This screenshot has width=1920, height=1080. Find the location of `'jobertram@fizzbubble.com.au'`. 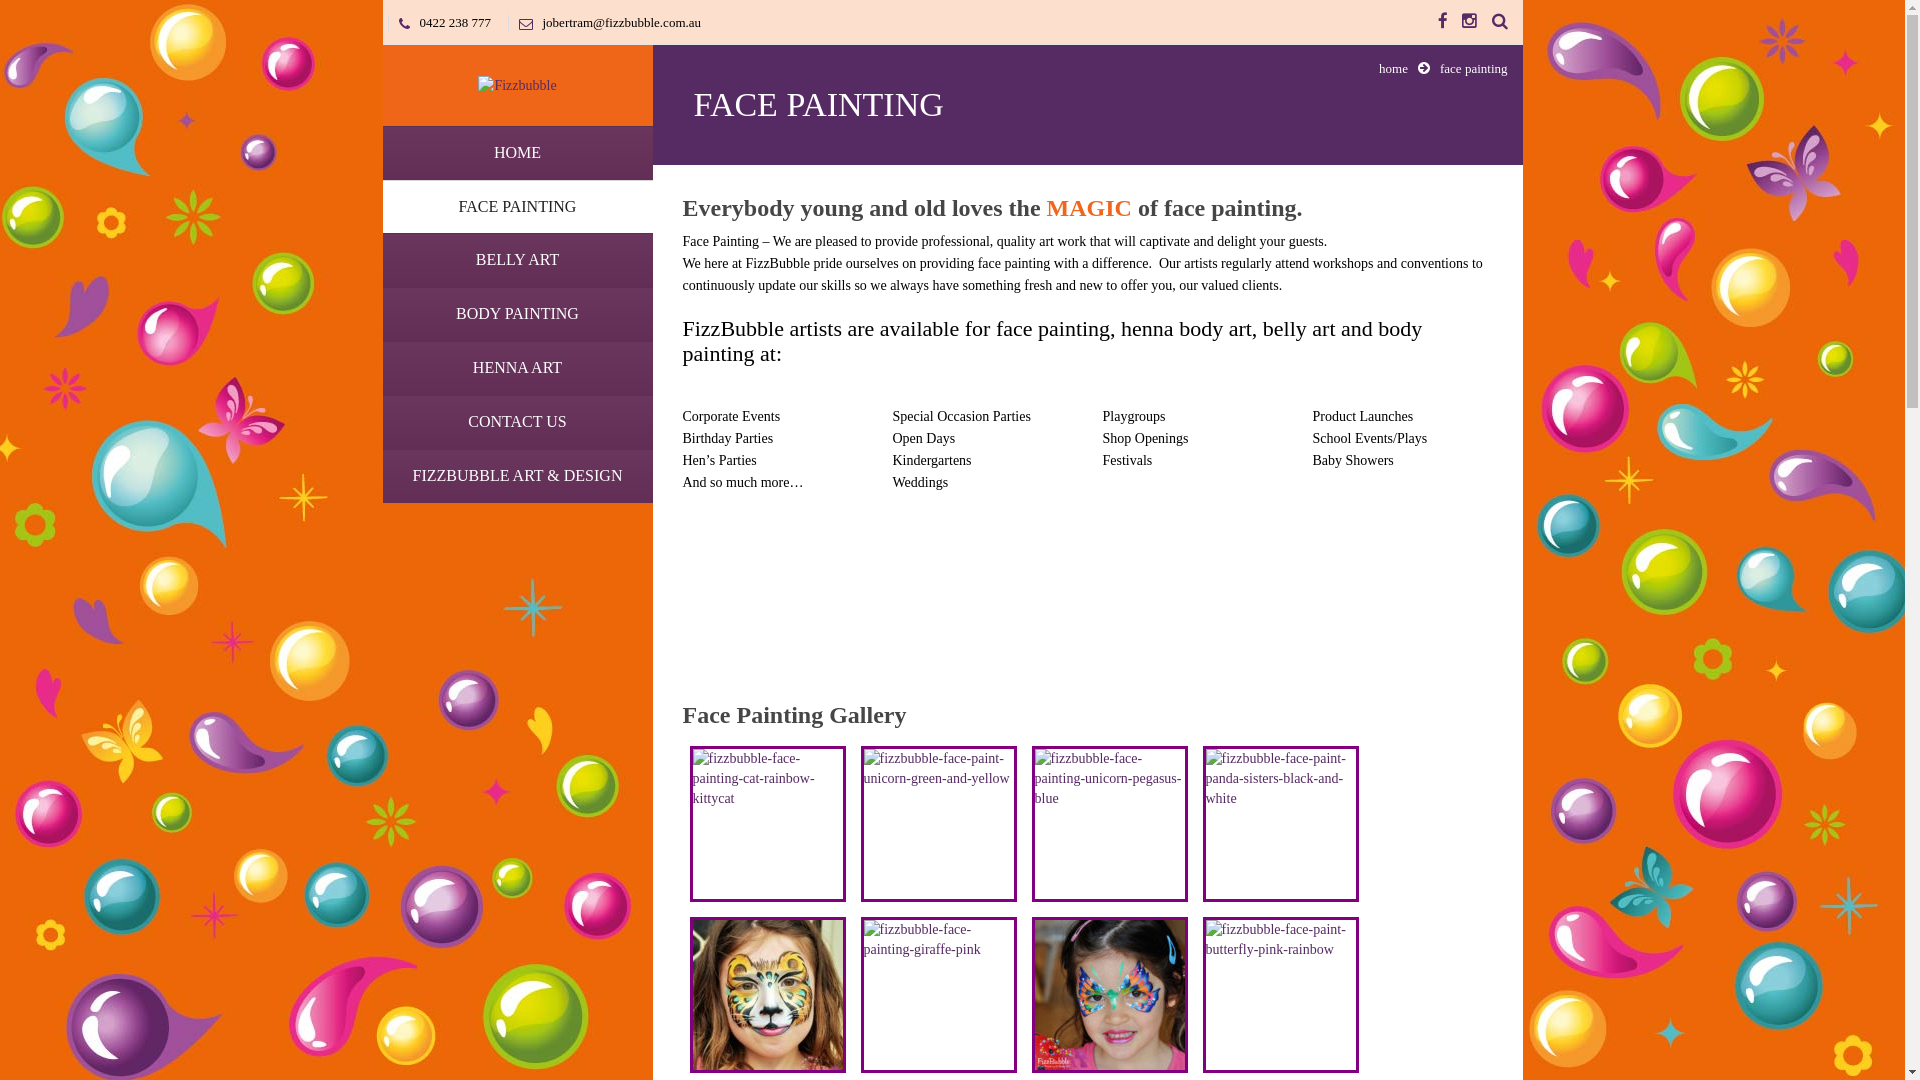

'jobertram@fizzbubble.com.au' is located at coordinates (603, 22).